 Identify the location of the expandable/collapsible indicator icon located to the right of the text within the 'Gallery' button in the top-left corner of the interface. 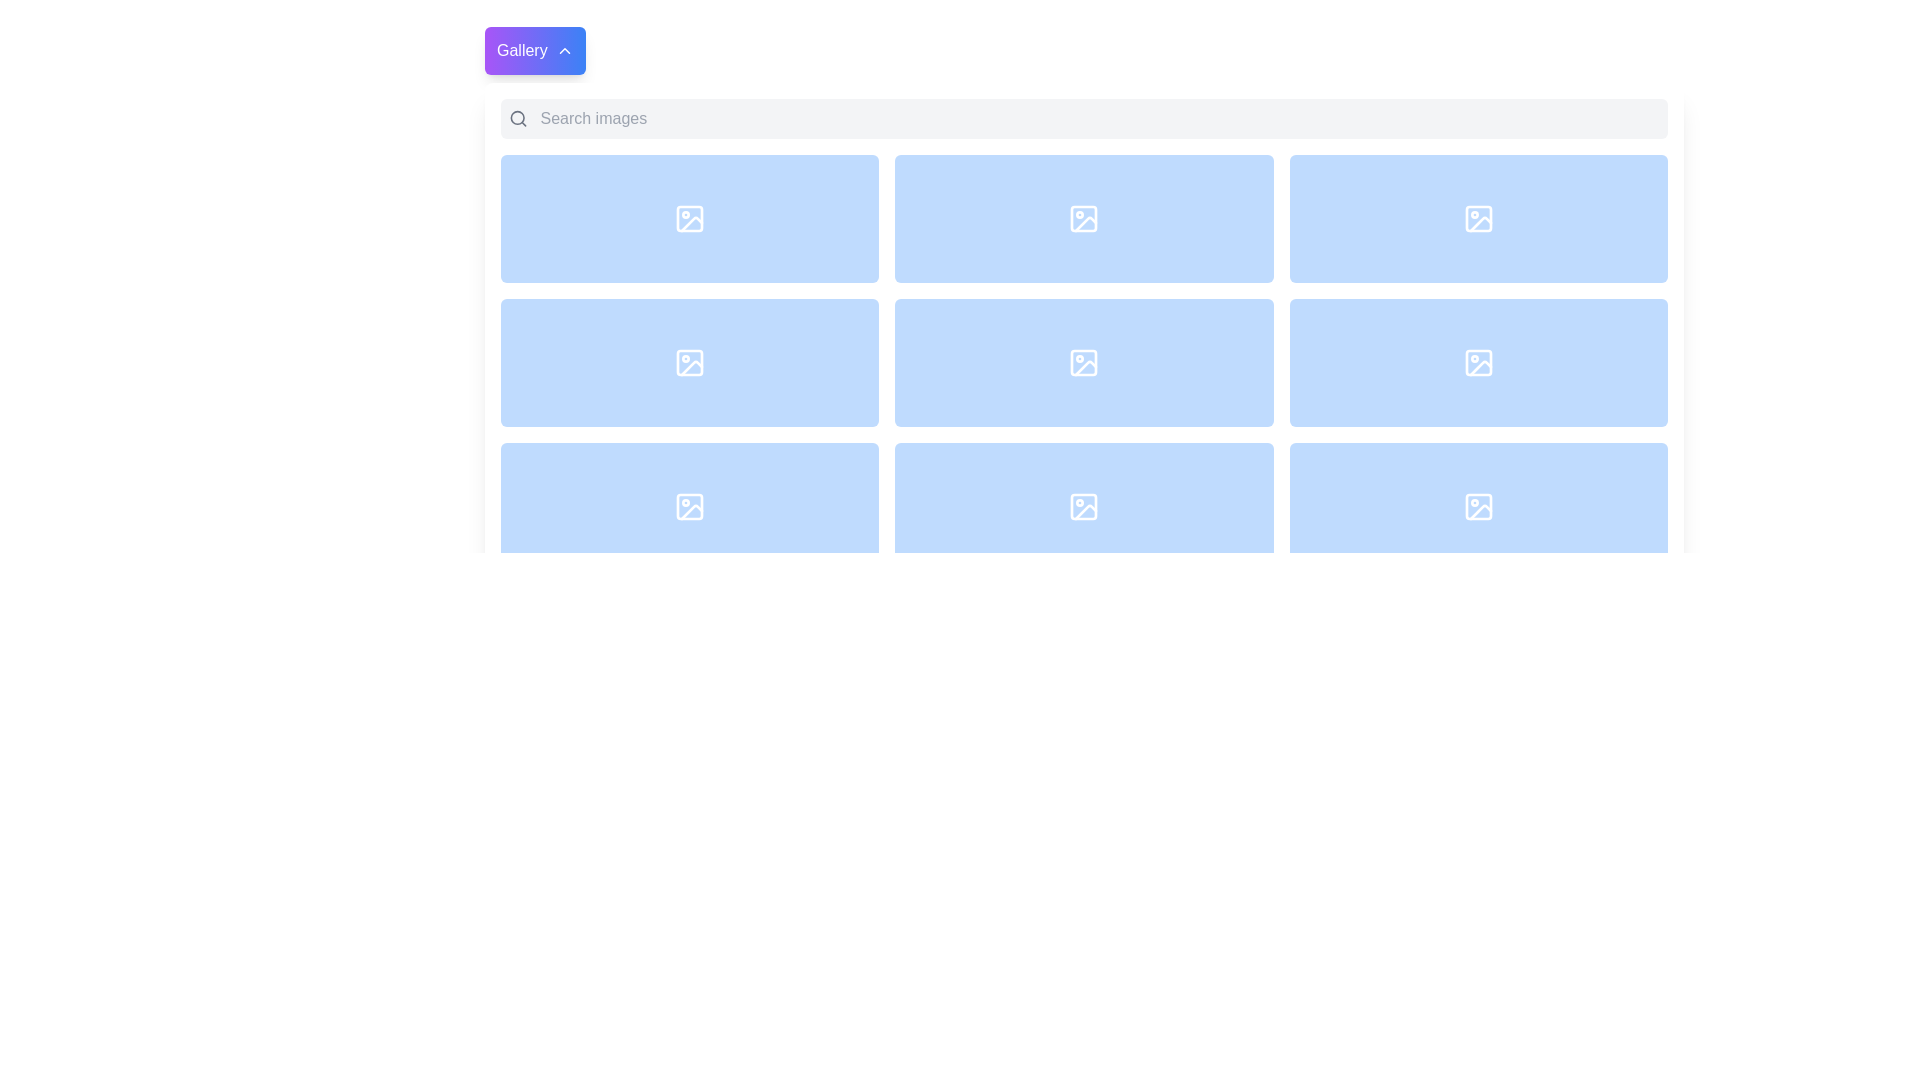
(563, 49).